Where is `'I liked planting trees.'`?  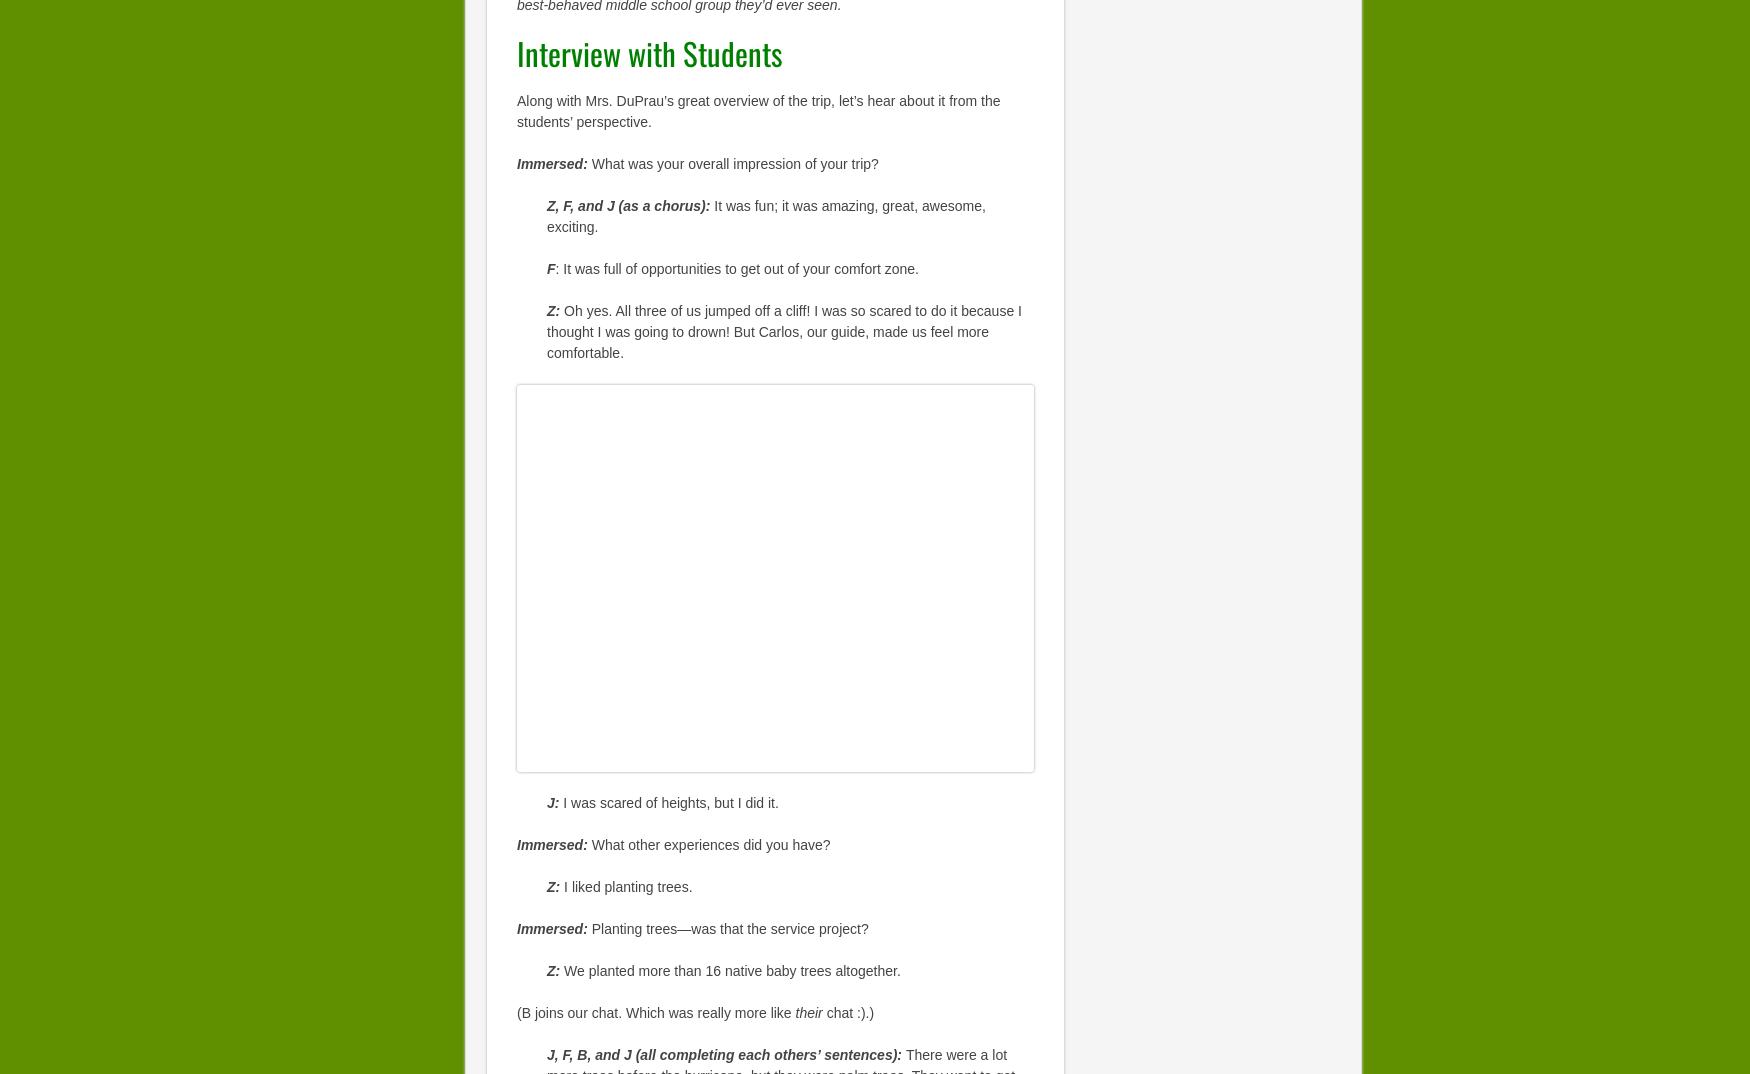
'I liked planting trees.' is located at coordinates (627, 886).